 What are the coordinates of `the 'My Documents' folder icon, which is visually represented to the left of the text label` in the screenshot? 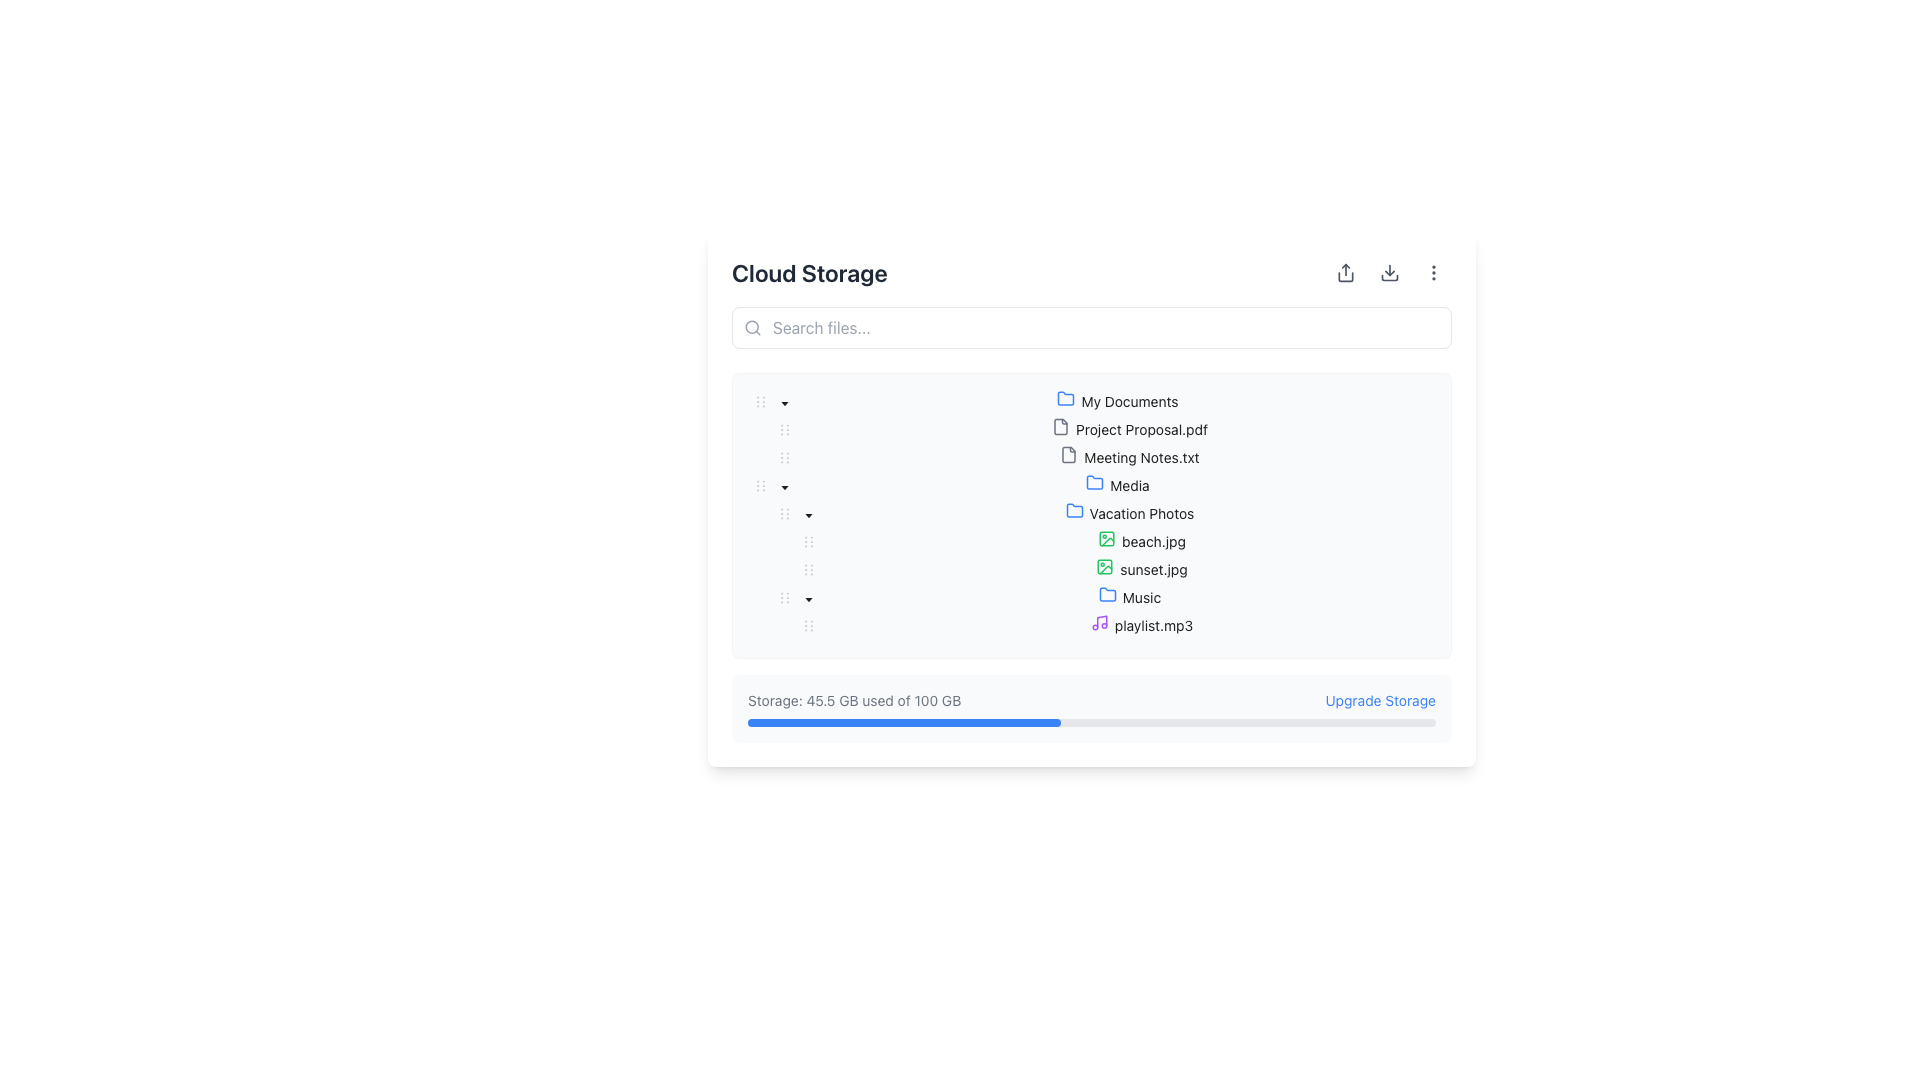 It's located at (1068, 401).